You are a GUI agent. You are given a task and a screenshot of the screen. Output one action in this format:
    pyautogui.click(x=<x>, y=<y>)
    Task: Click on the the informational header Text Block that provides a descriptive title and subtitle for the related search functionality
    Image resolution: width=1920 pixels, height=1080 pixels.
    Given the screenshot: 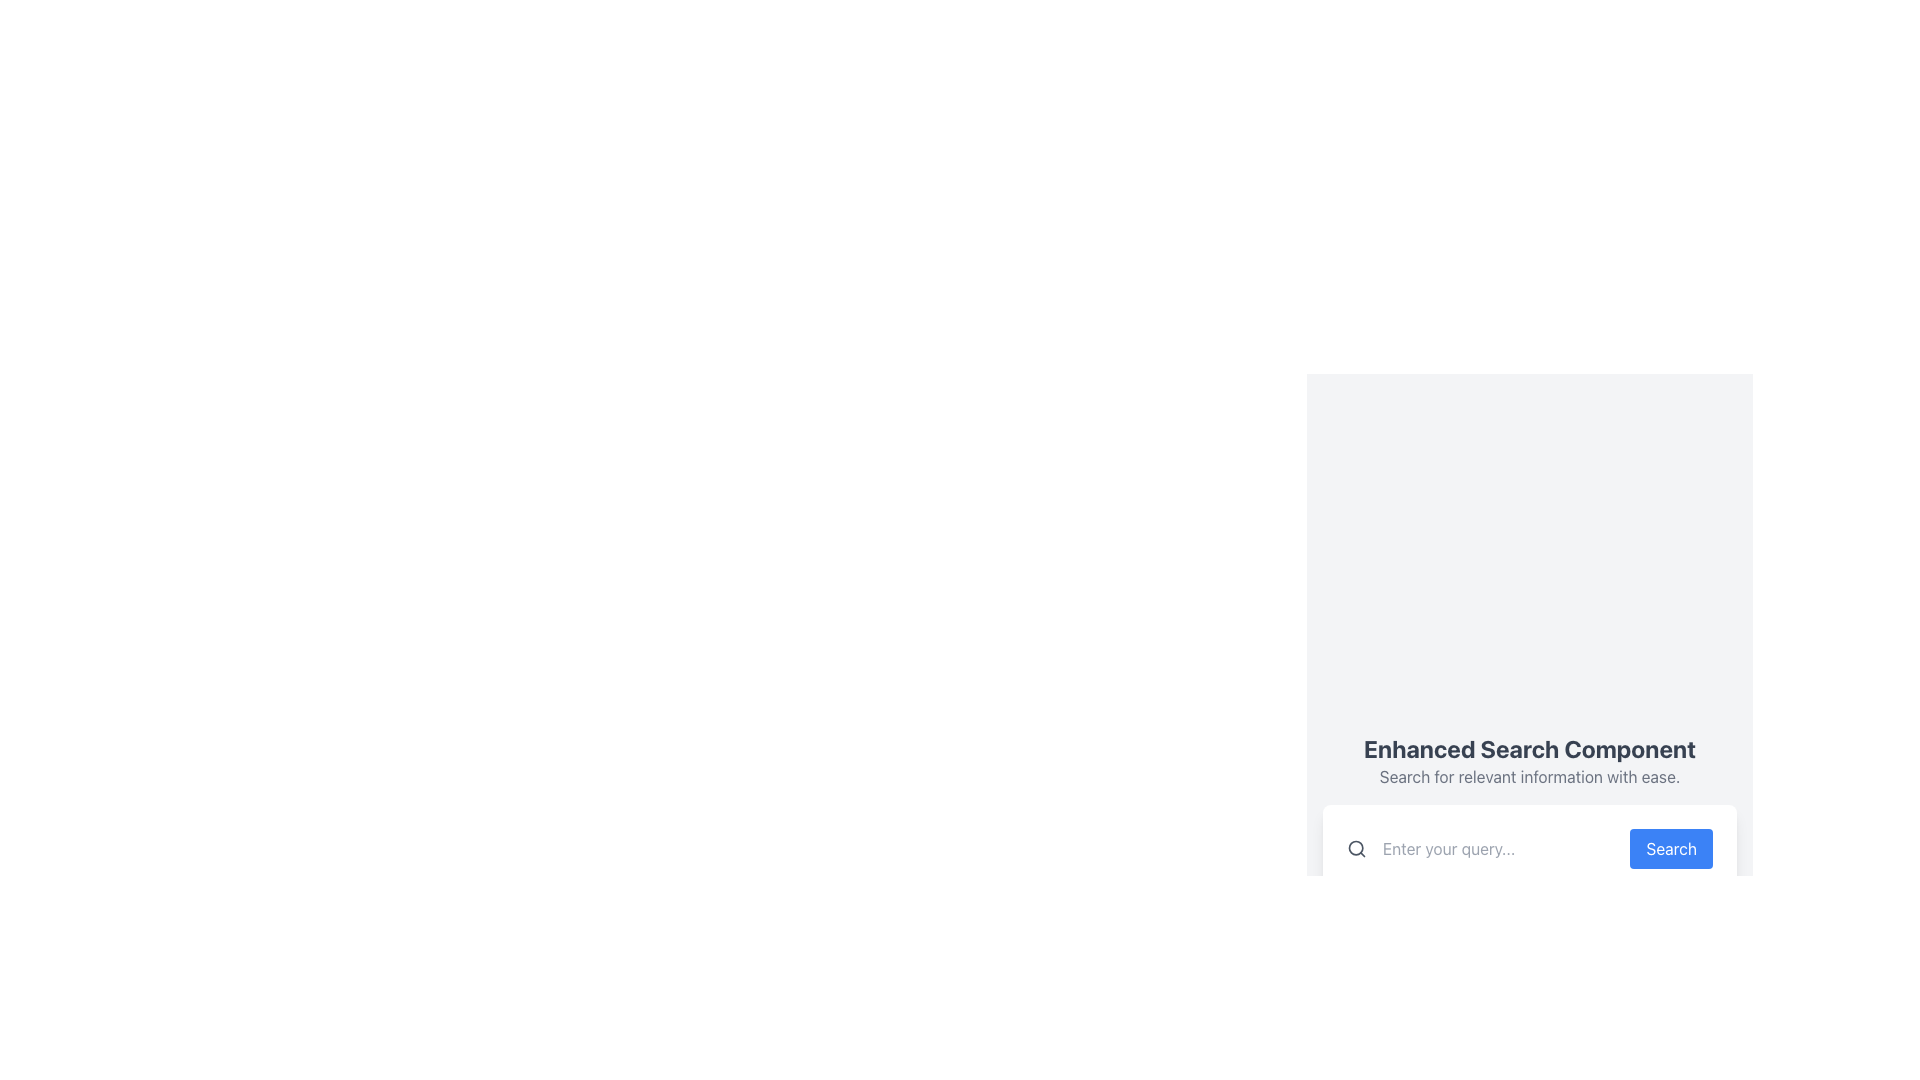 What is the action you would take?
    pyautogui.click(x=1529, y=760)
    